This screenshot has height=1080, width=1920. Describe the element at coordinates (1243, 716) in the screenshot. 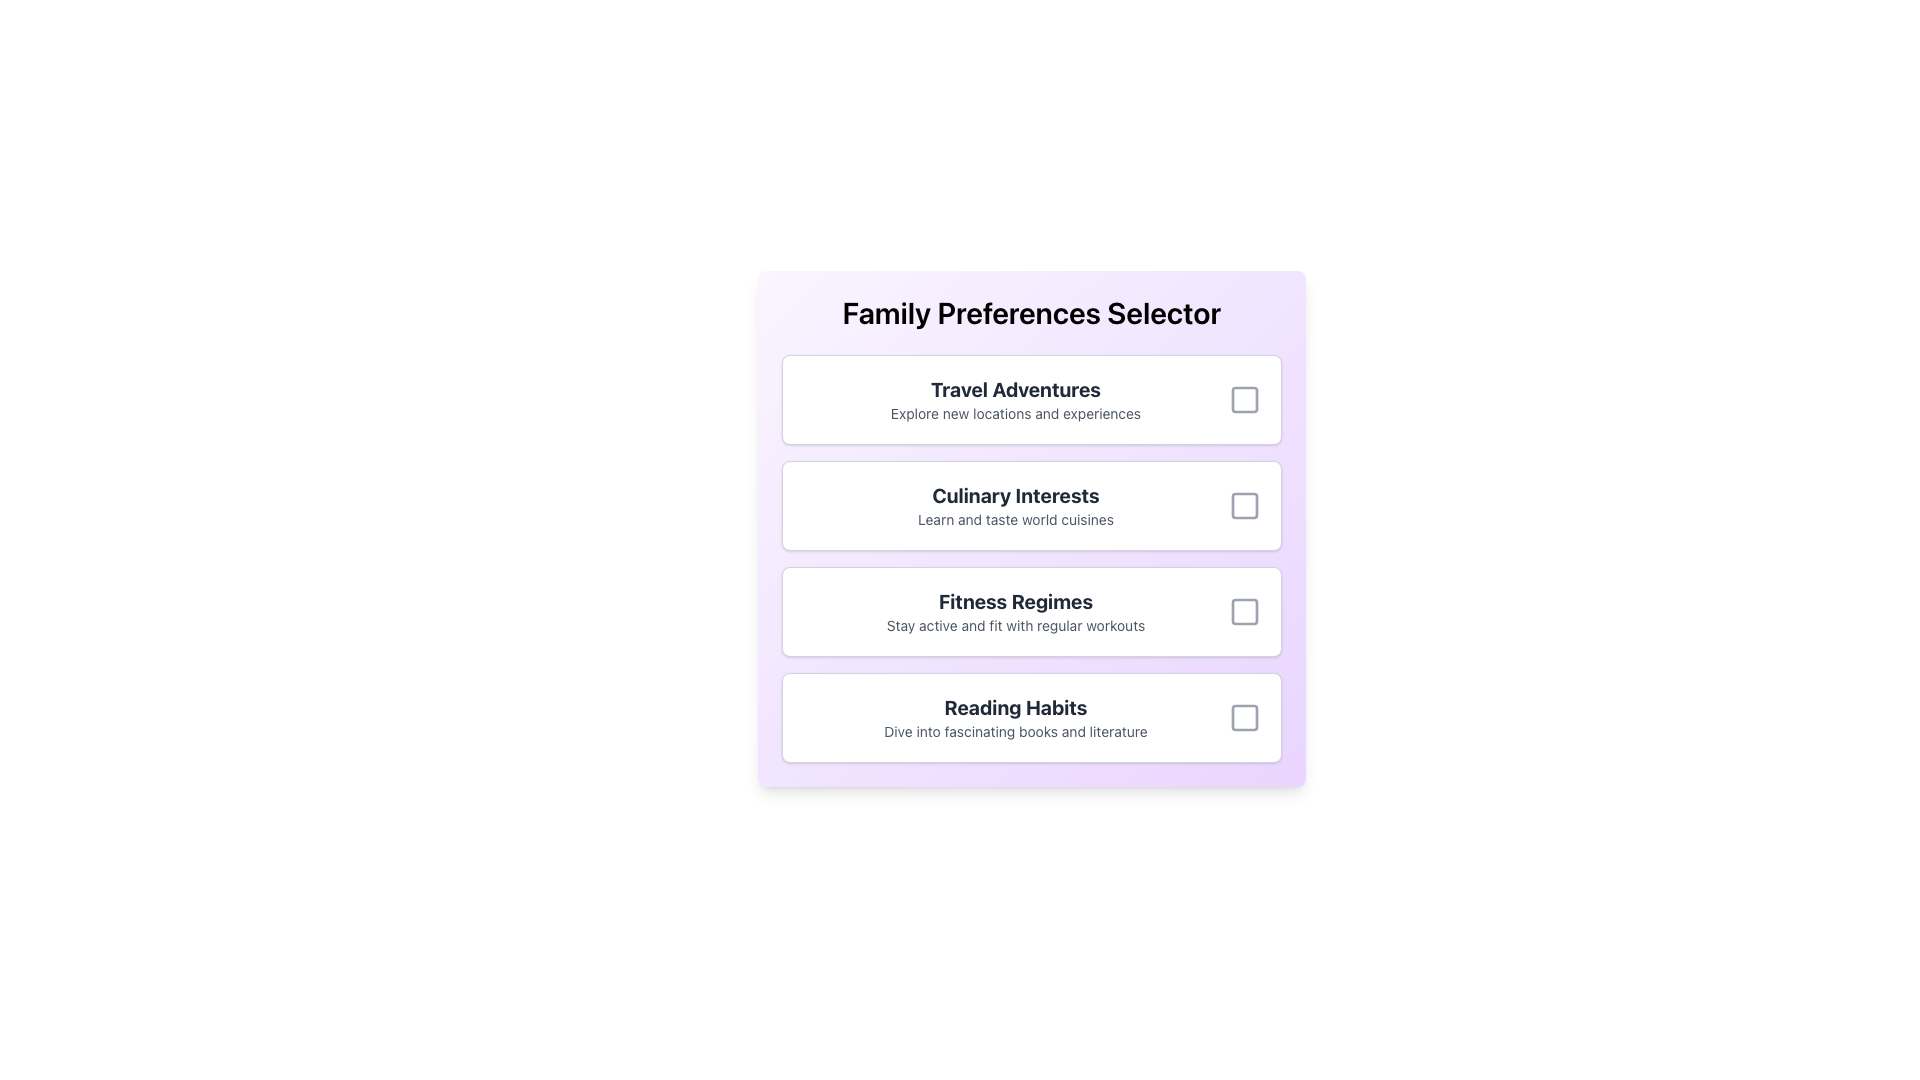

I see `the Checkbox located on the right side of the 'Reading Habits' section` at that location.